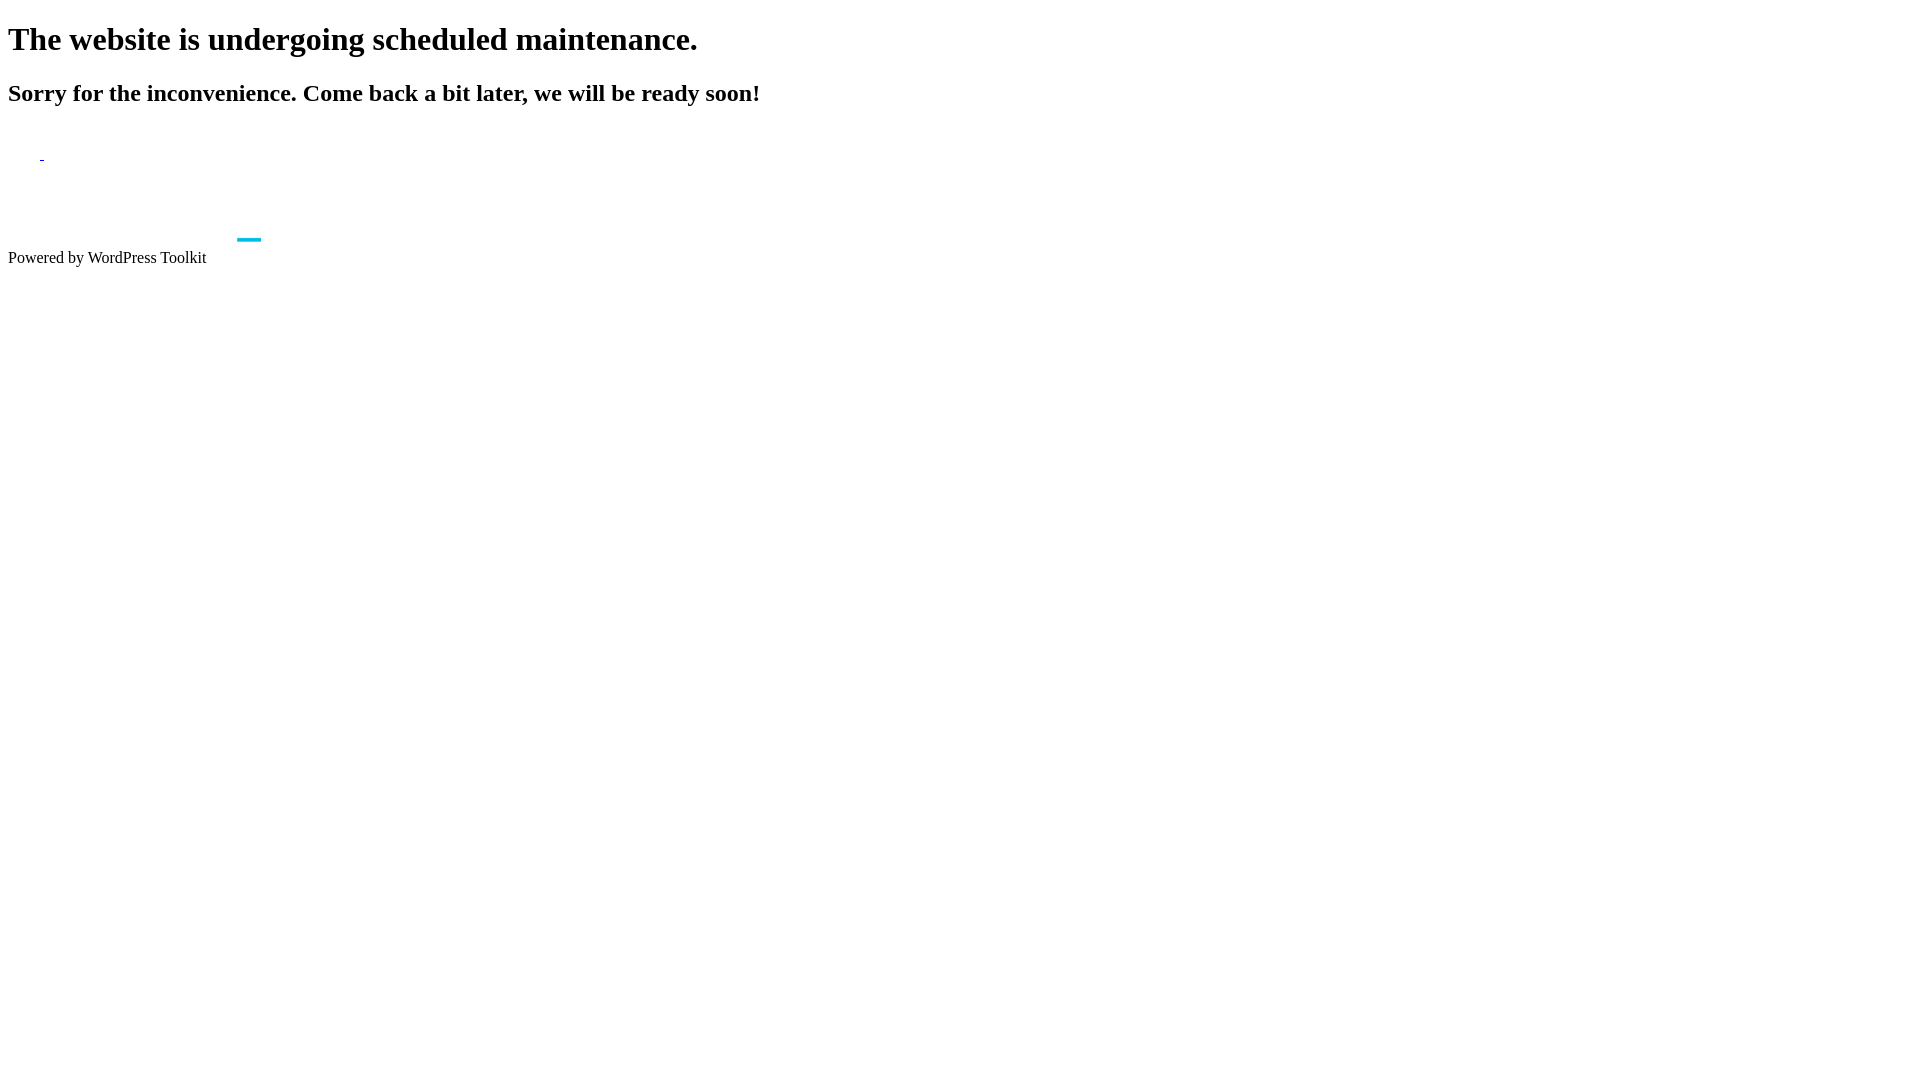 This screenshot has height=1080, width=1920. I want to click on 'Twitter', so click(43, 152).